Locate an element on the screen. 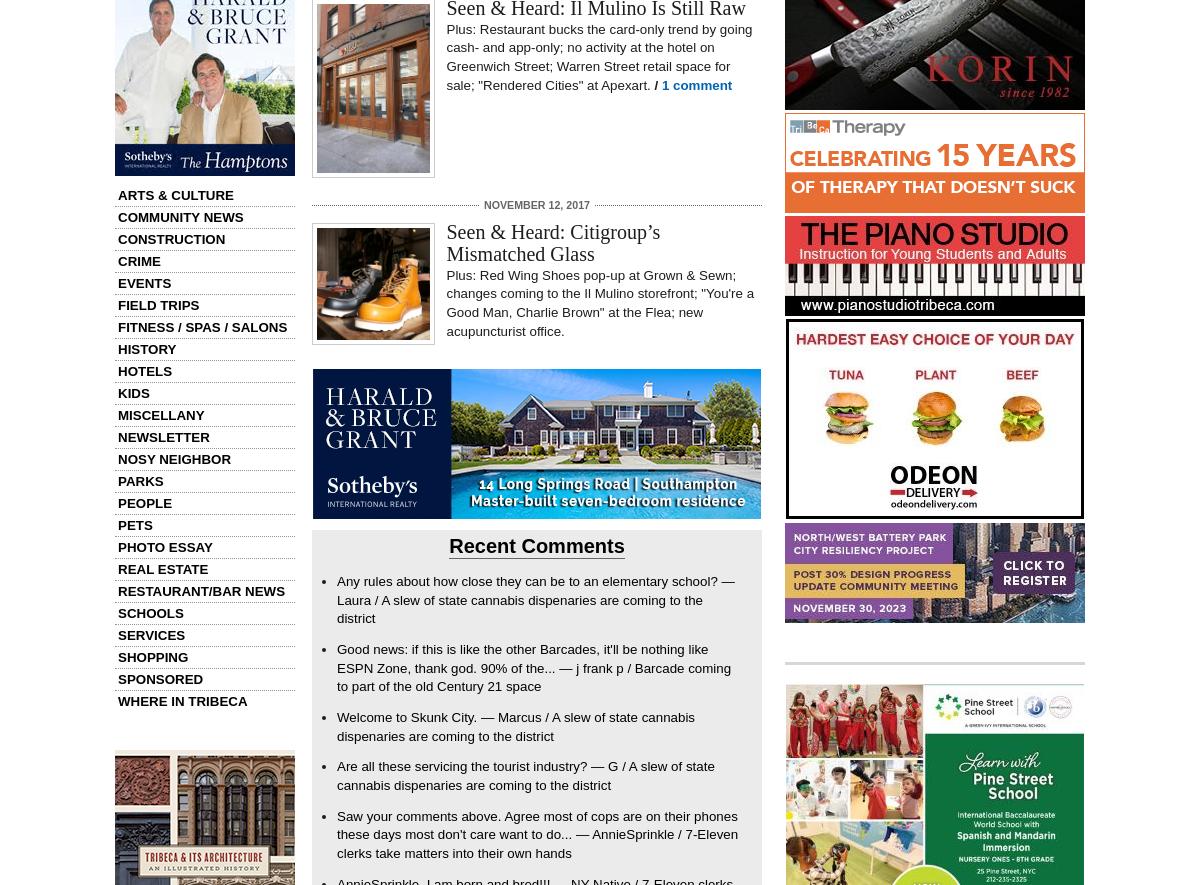 The width and height of the screenshot is (1200, 885). 'Real Estate' is located at coordinates (161, 569).